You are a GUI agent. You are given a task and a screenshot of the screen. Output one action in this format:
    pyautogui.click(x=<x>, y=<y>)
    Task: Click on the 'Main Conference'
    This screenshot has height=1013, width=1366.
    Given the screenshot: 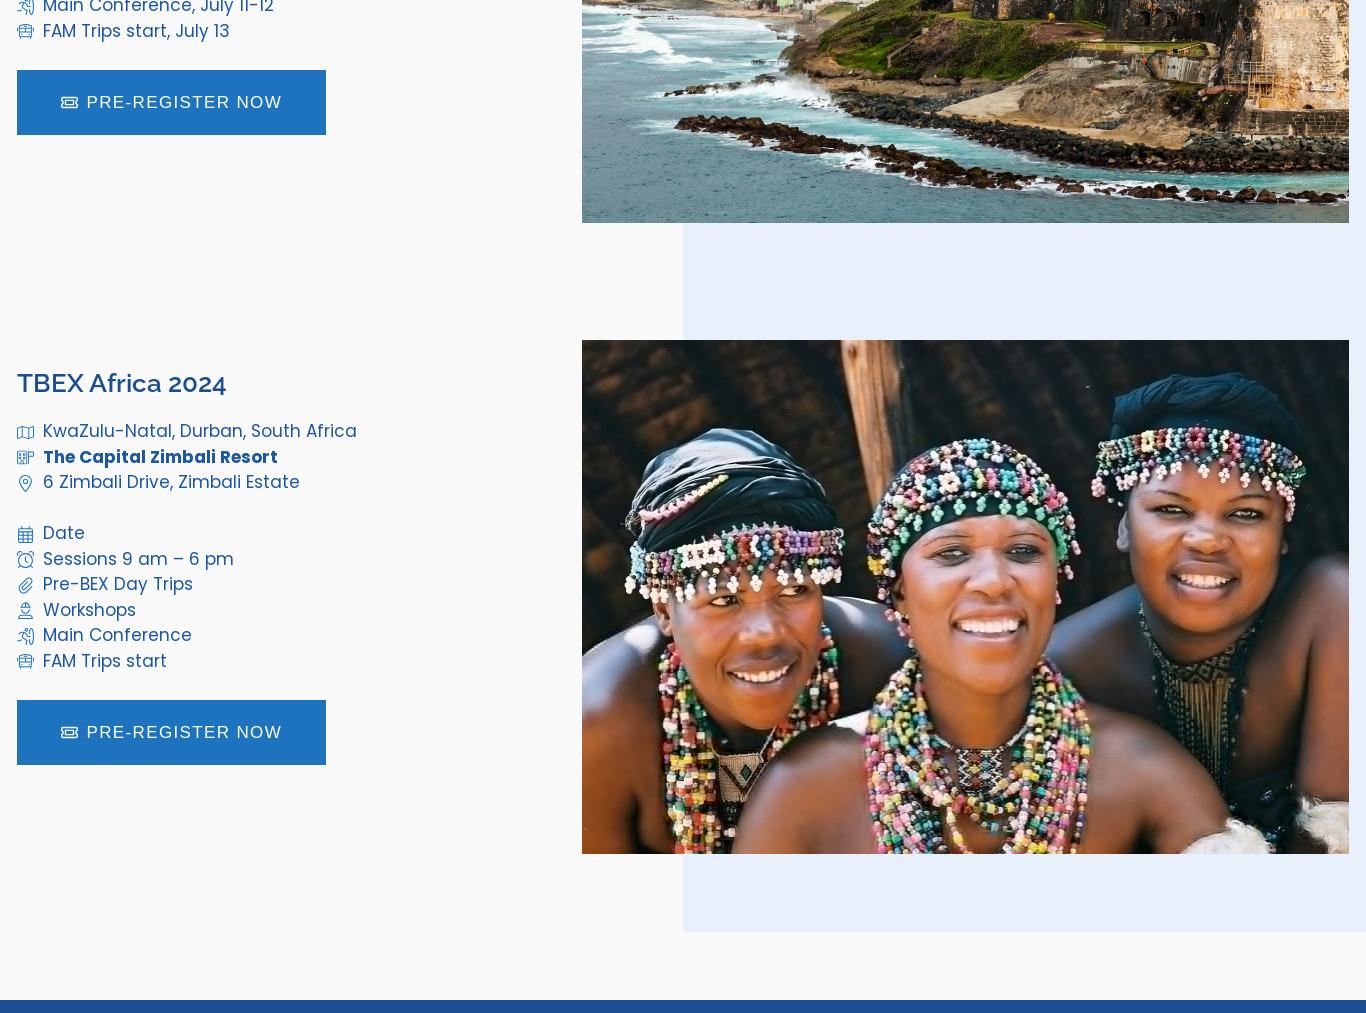 What is the action you would take?
    pyautogui.click(x=115, y=634)
    